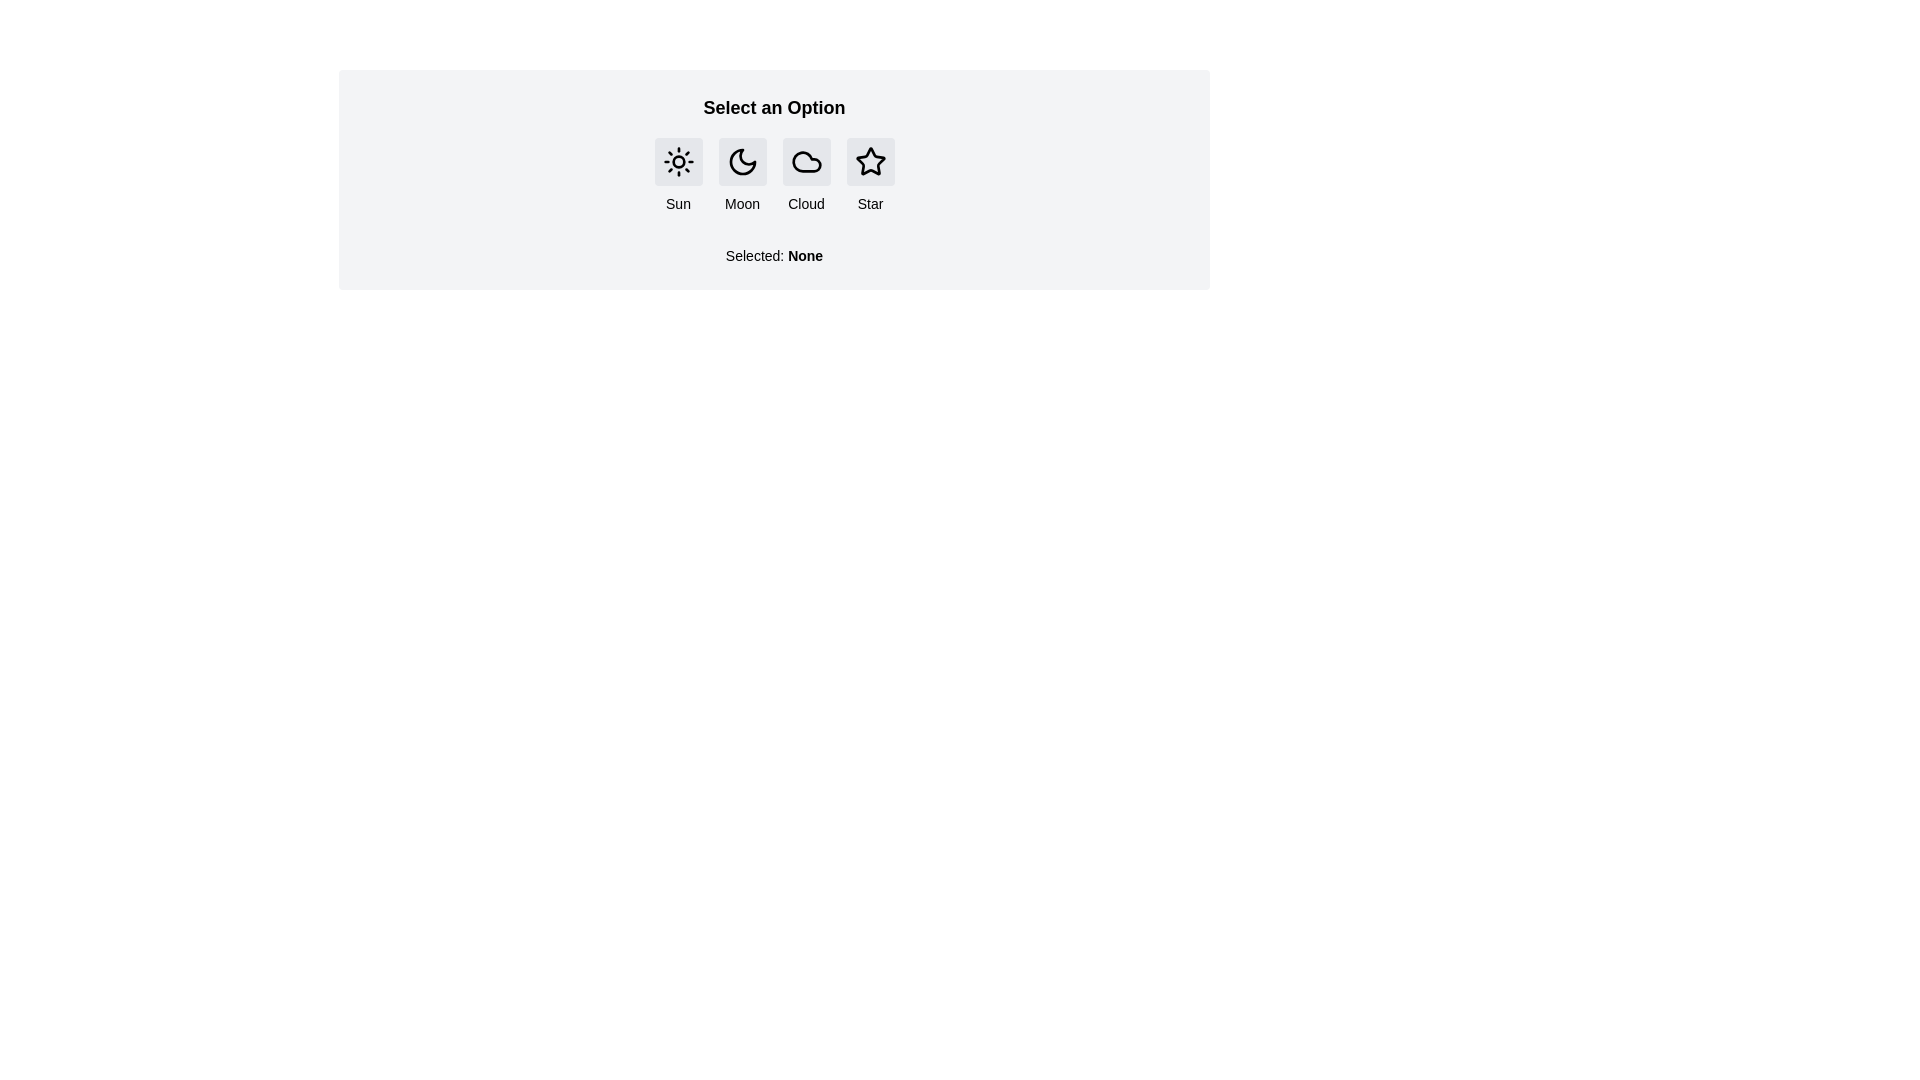 The image size is (1920, 1080). Describe the element at coordinates (678, 161) in the screenshot. I see `the sun icon button, which is the first icon in the 'Select an Option' group` at that location.